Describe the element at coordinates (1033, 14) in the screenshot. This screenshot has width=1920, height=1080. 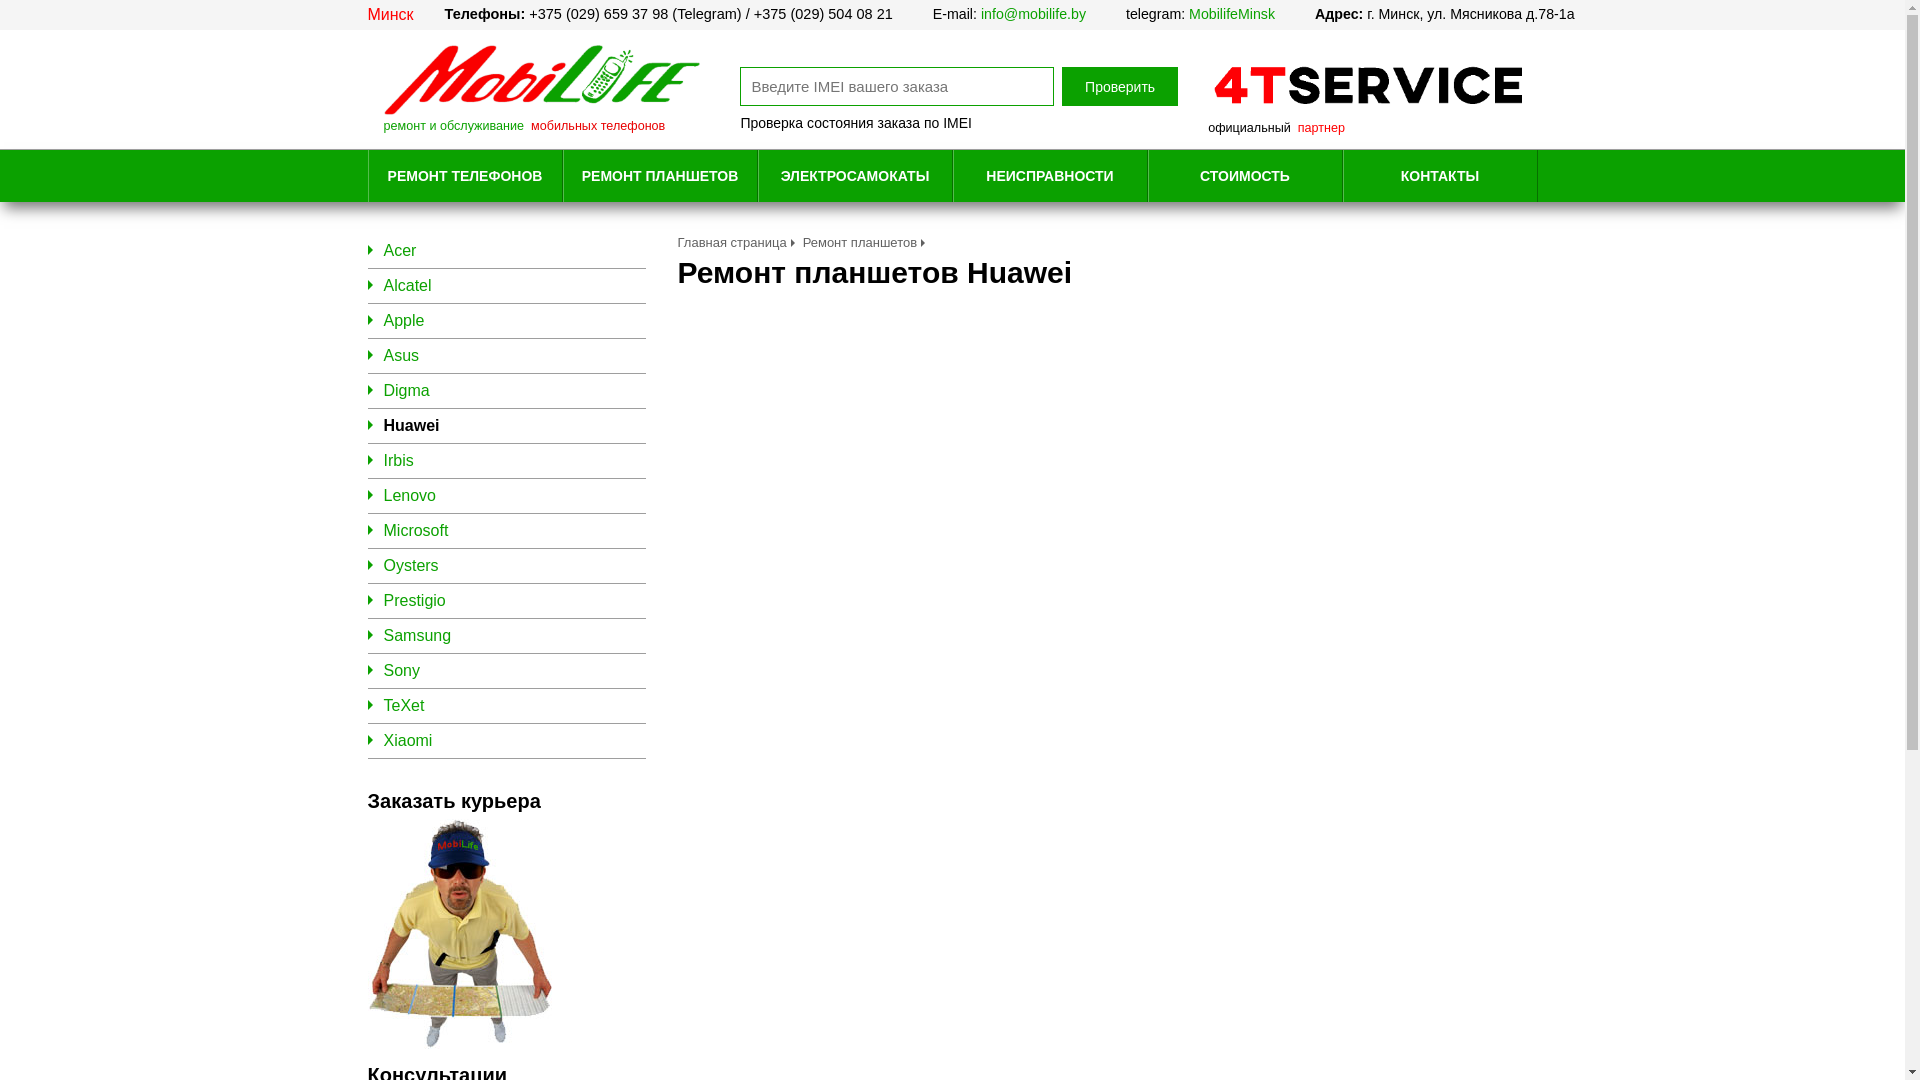
I see `'info@mobilife.by'` at that location.